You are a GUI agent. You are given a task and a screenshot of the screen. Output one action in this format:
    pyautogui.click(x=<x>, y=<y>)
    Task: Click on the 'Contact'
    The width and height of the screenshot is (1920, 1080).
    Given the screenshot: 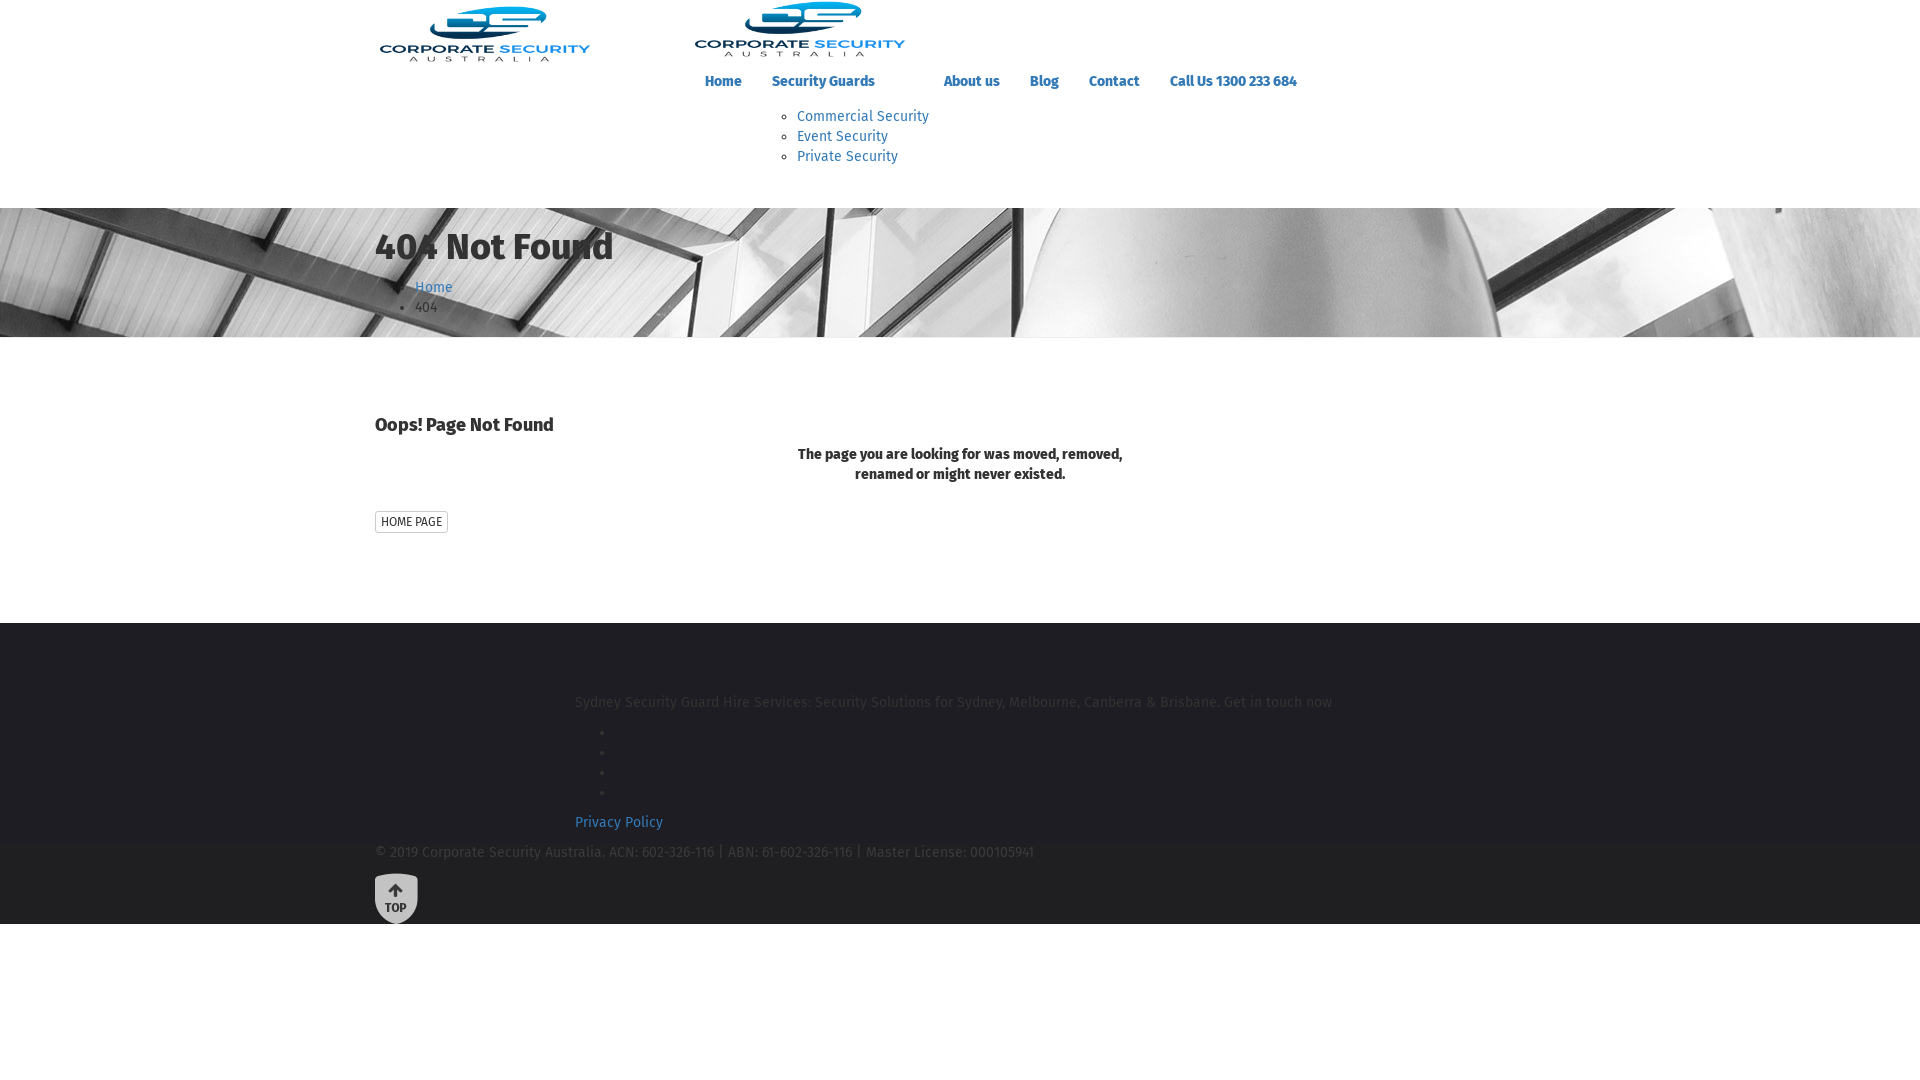 What is the action you would take?
    pyautogui.click(x=1113, y=80)
    